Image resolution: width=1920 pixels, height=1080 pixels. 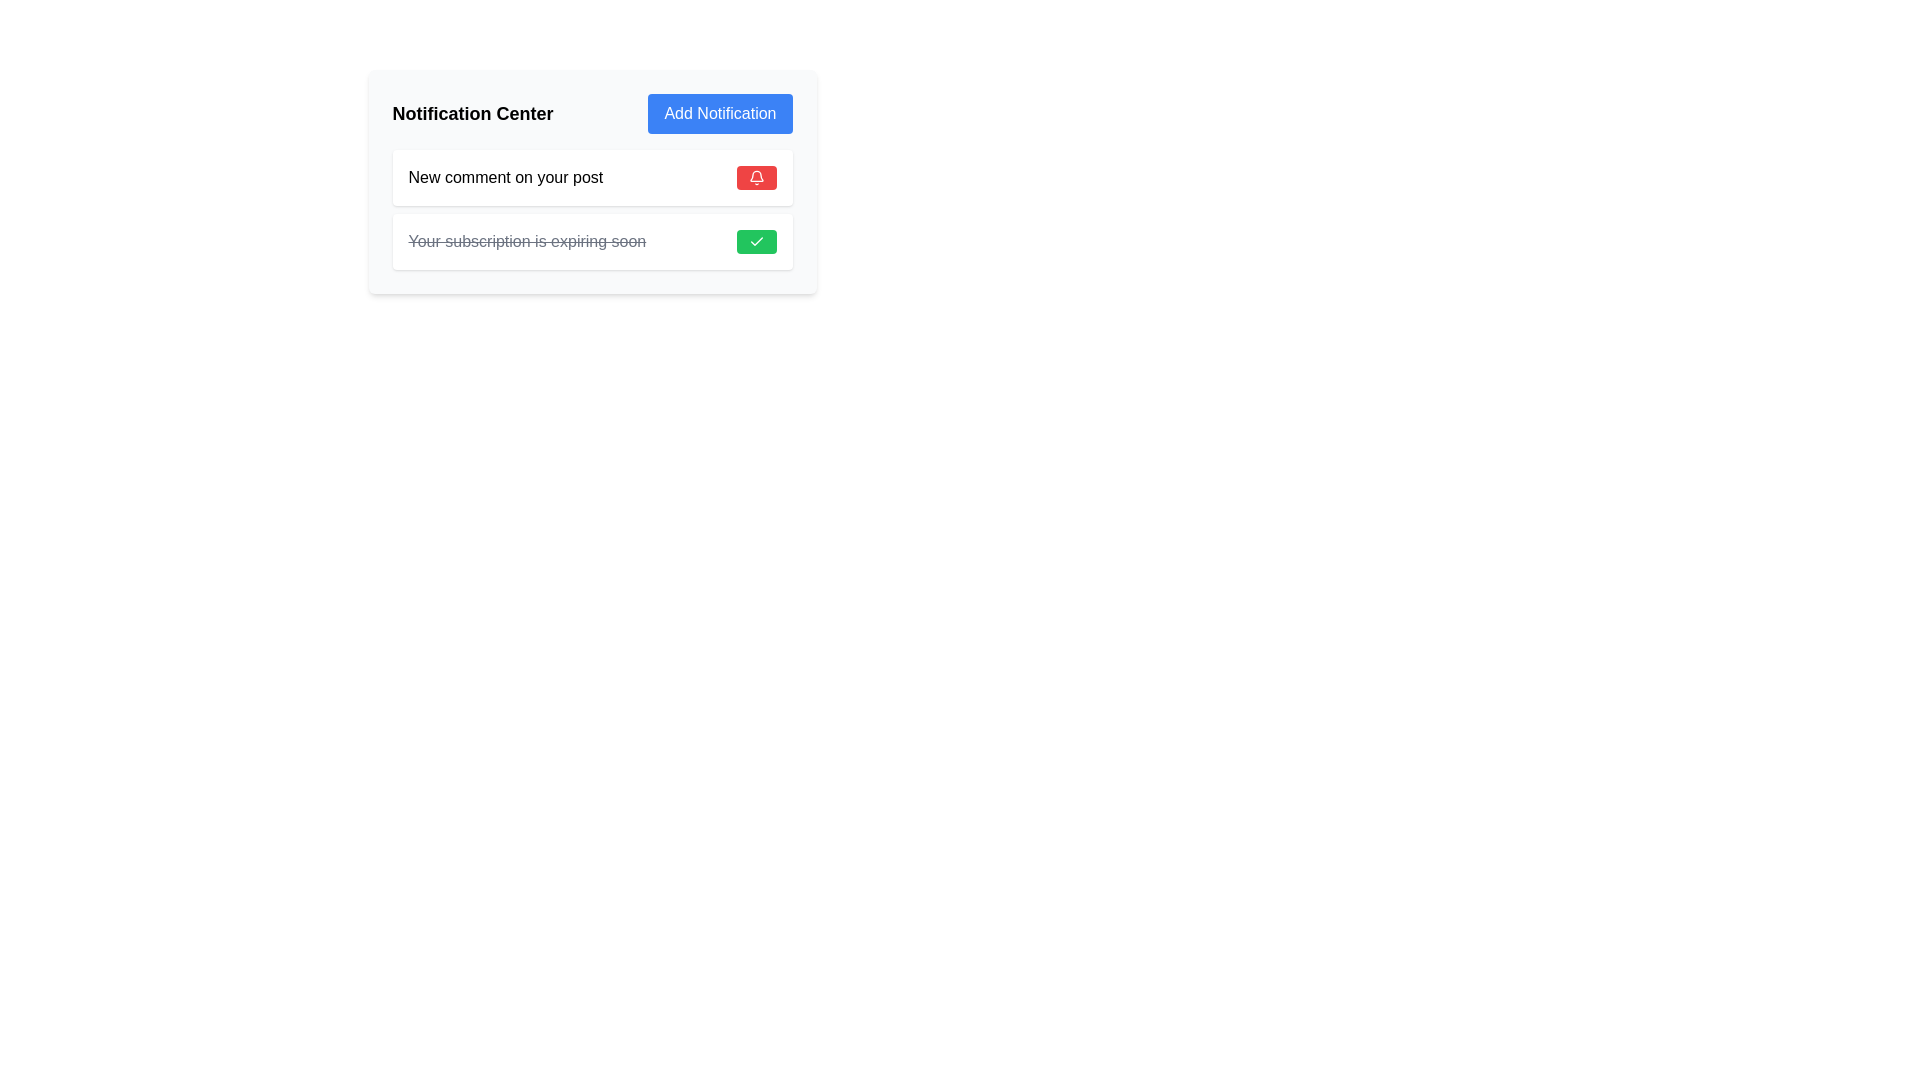 I want to click on the text label that says 'Your subscription is expiring soon', which is styled with a line-through effect and is gray-colored, located within a notification card near the bottom of the notifications list, slightly to the left of the green confirmation button, so click(x=527, y=241).